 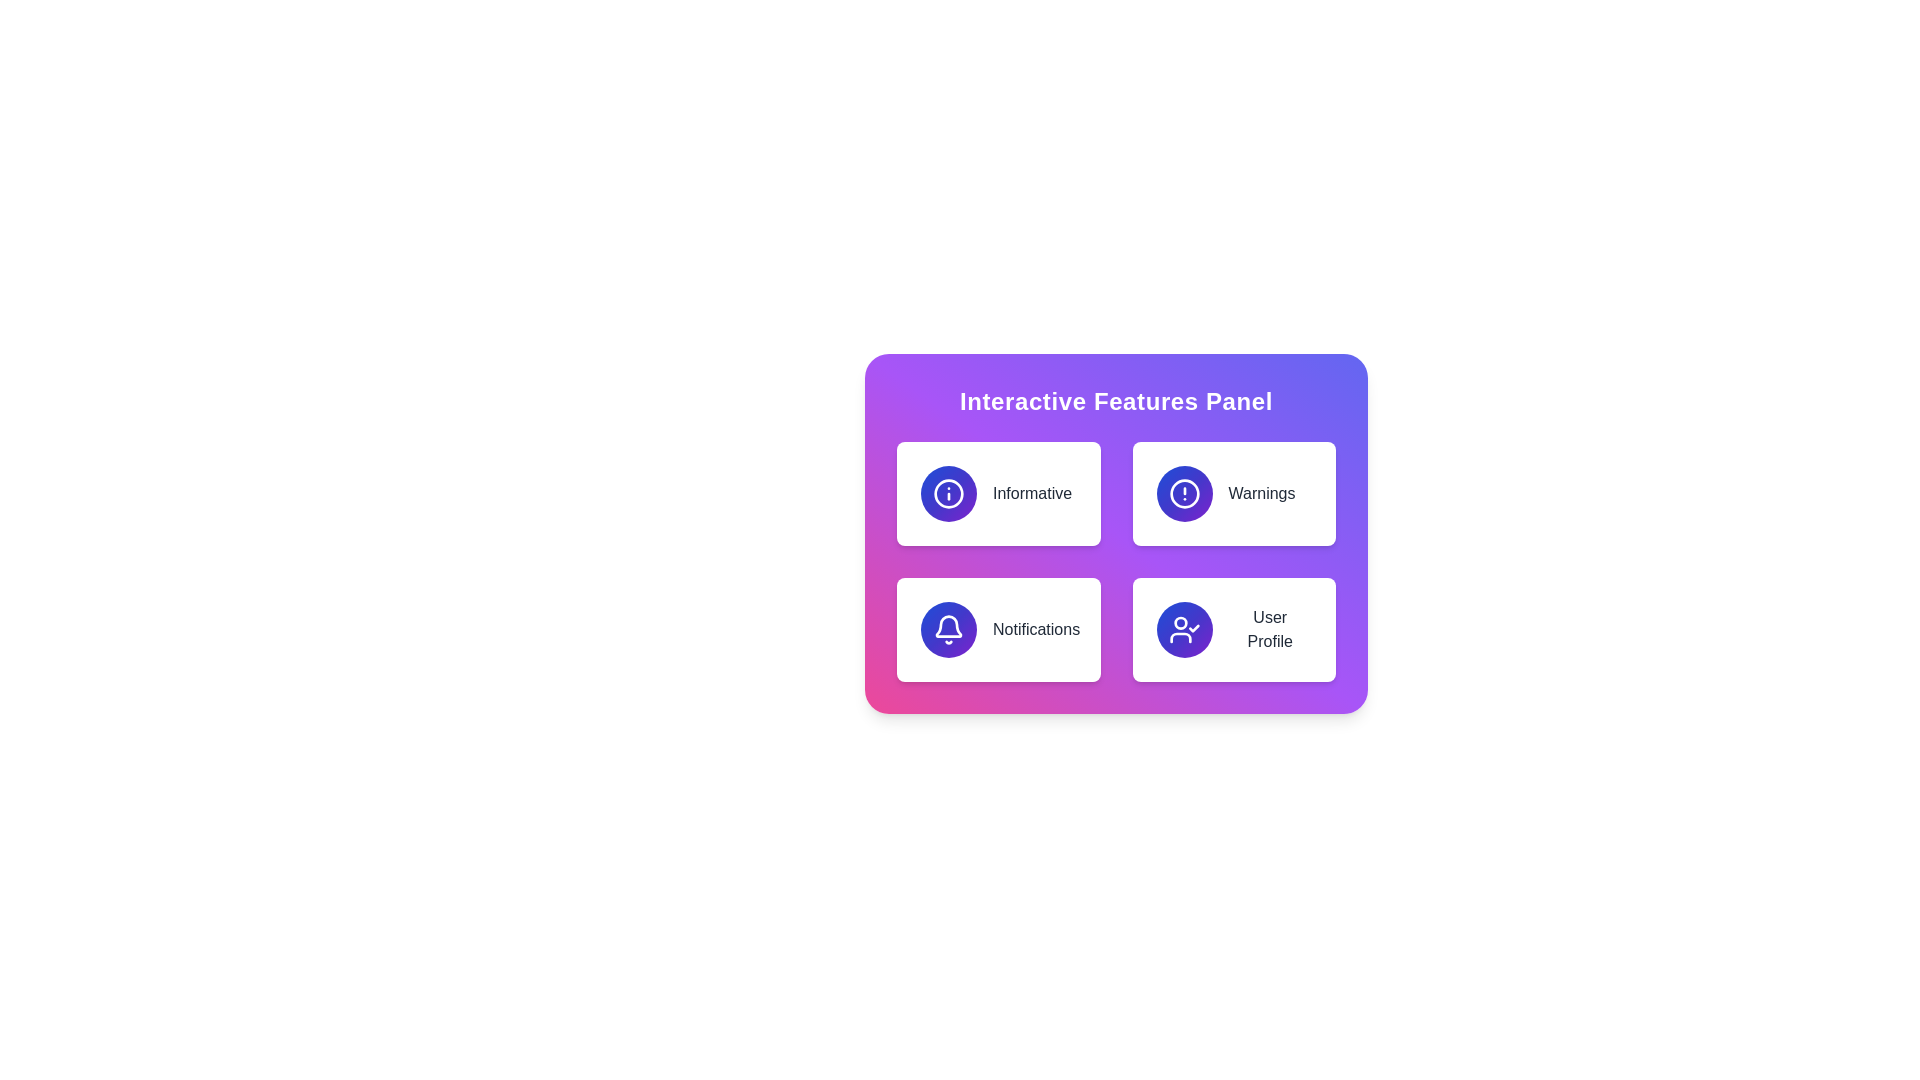 What do you see at coordinates (1233, 493) in the screenshot?
I see `the 'Warnings' interactive card, which has a white background, rounded corners, a circular gradient icon on the left, and the text 'Warnings' in gray` at bounding box center [1233, 493].